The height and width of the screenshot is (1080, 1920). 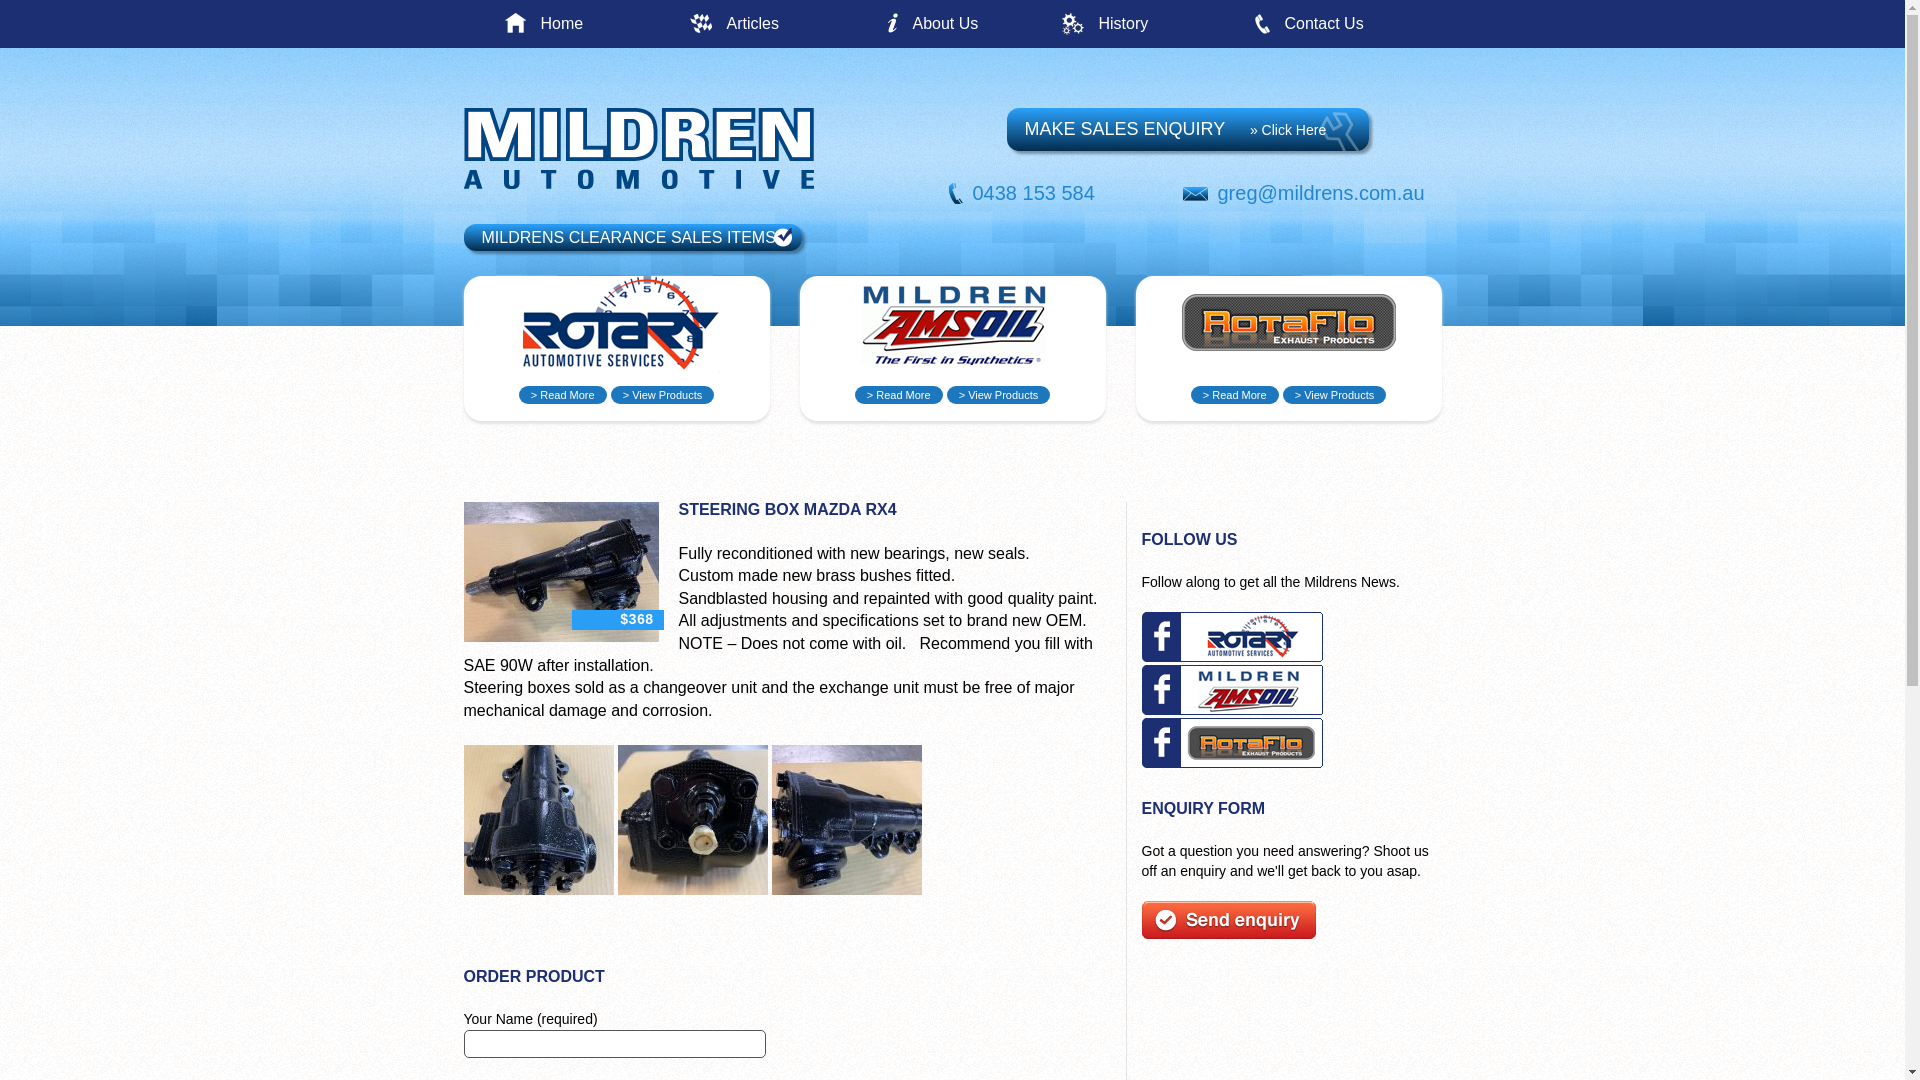 I want to click on 'History', so click(x=1172, y=23).